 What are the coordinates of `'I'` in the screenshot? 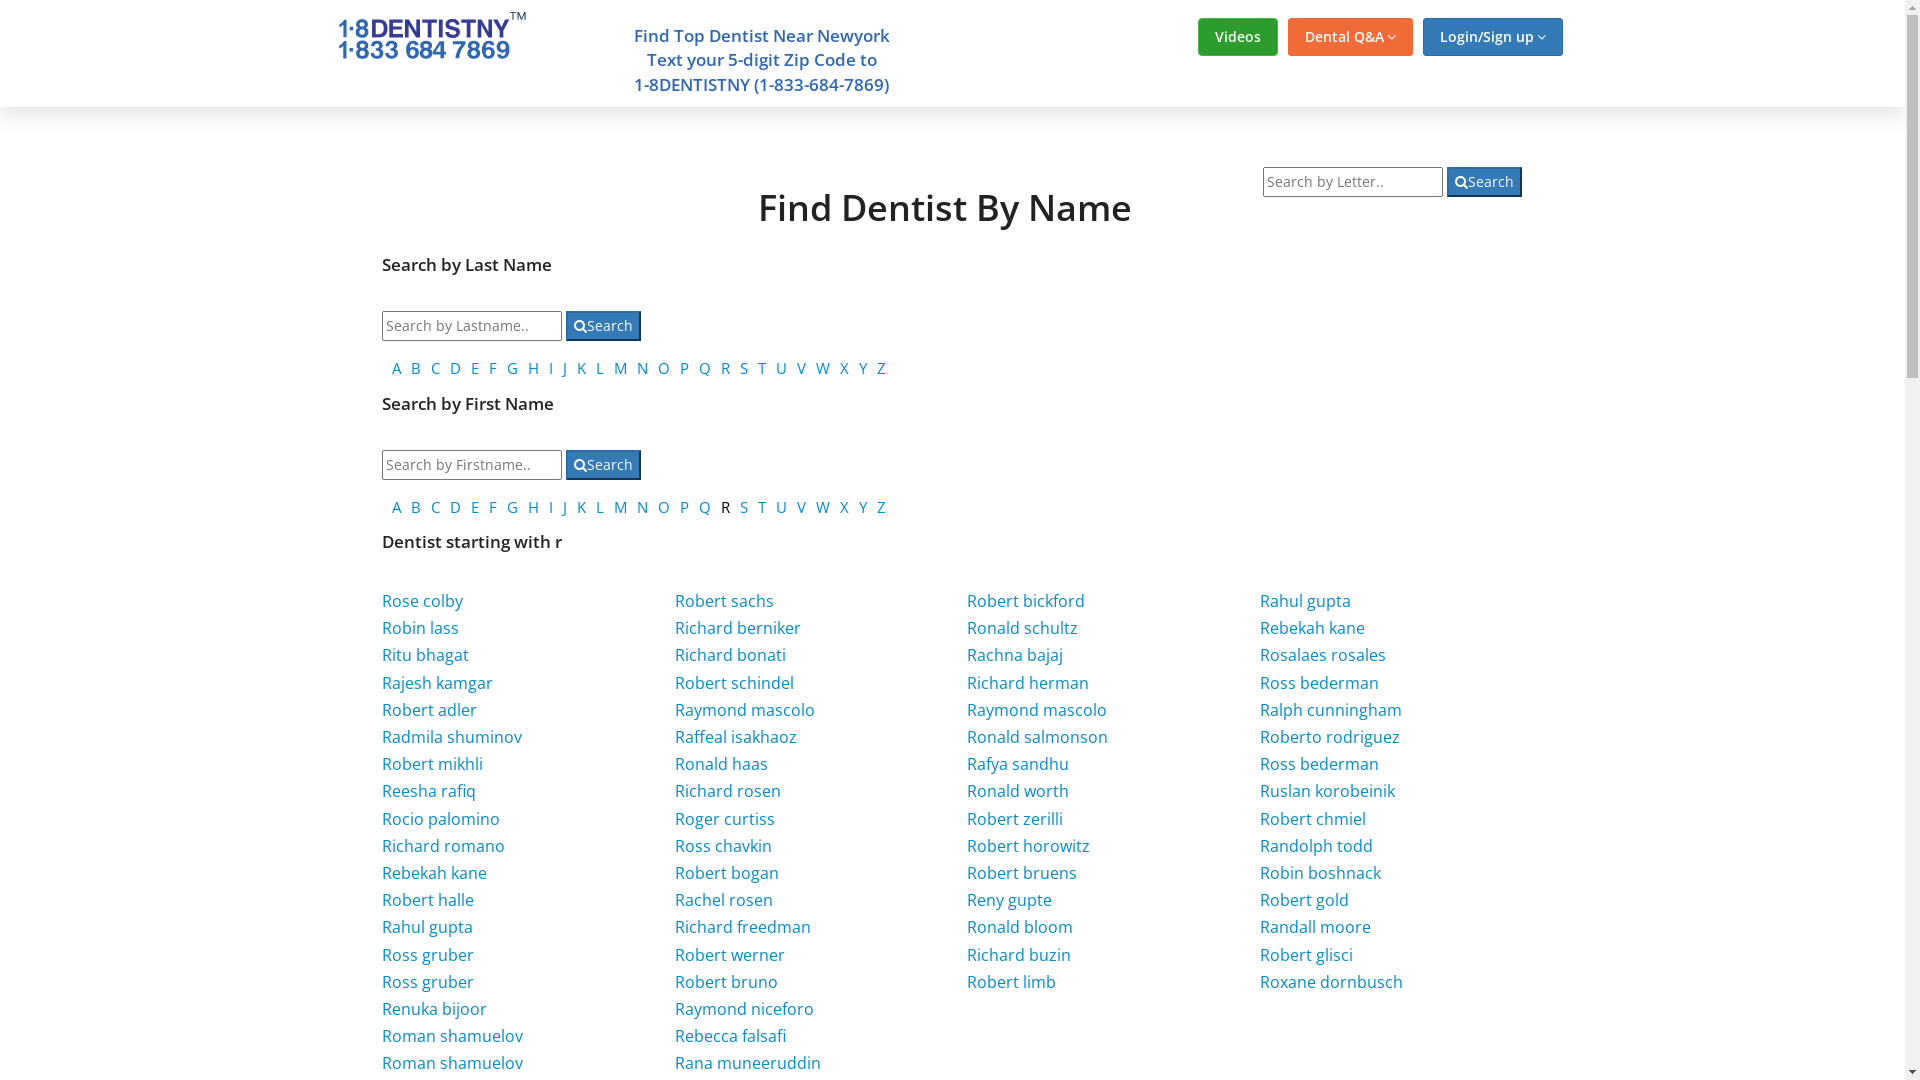 It's located at (548, 367).